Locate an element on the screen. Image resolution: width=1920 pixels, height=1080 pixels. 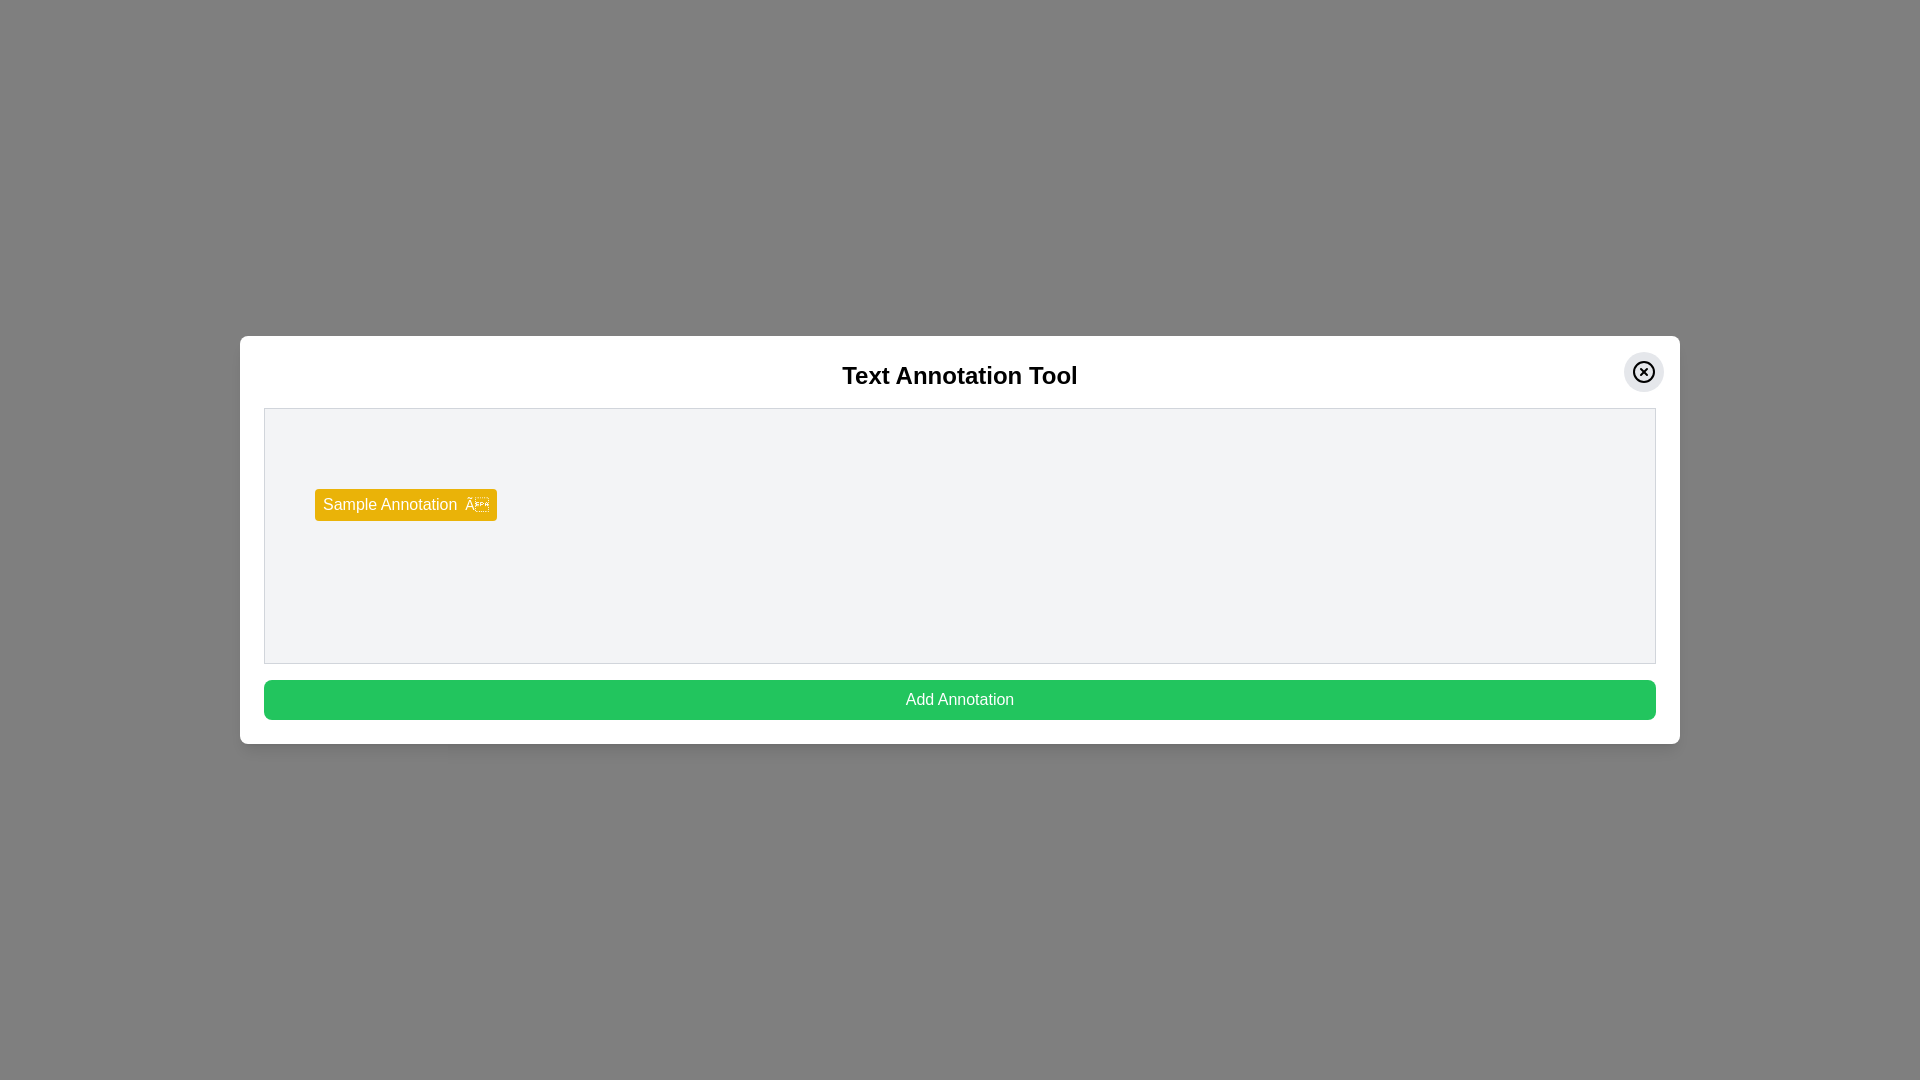
the close button of the annotation tool is located at coordinates (1643, 371).